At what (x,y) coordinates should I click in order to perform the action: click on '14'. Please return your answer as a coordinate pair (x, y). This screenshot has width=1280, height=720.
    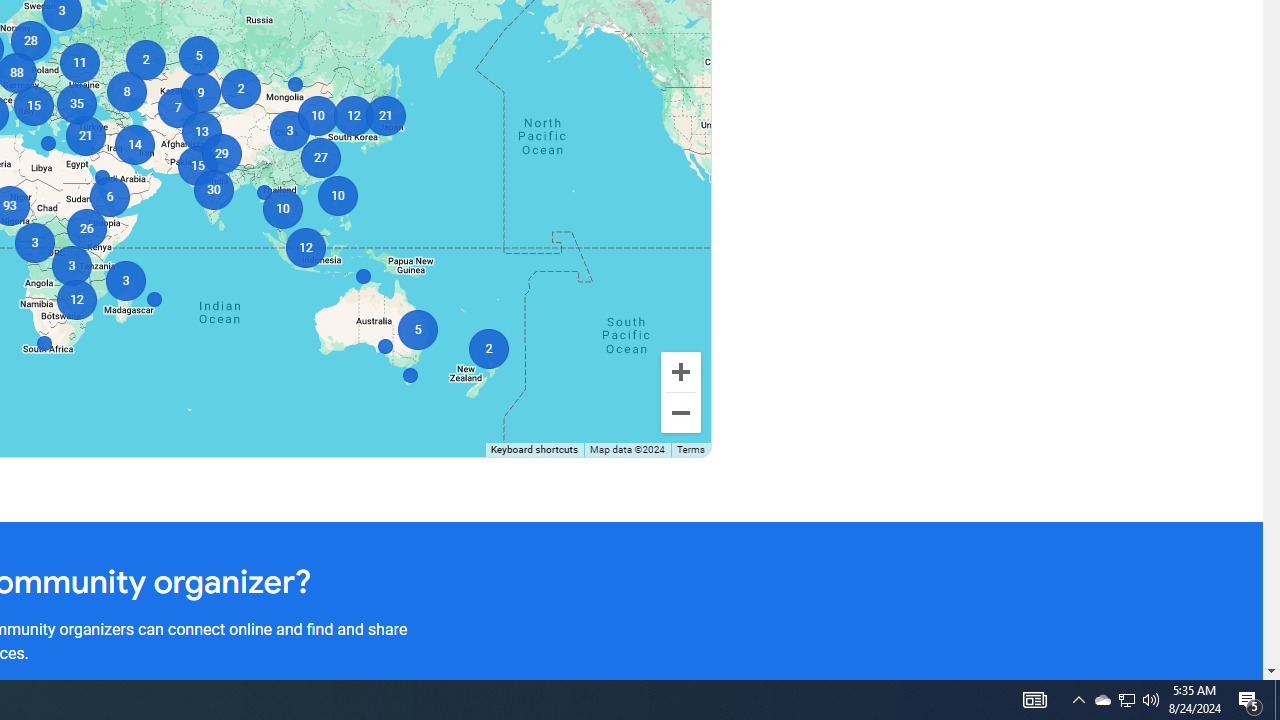
    Looking at the image, I should click on (133, 144).